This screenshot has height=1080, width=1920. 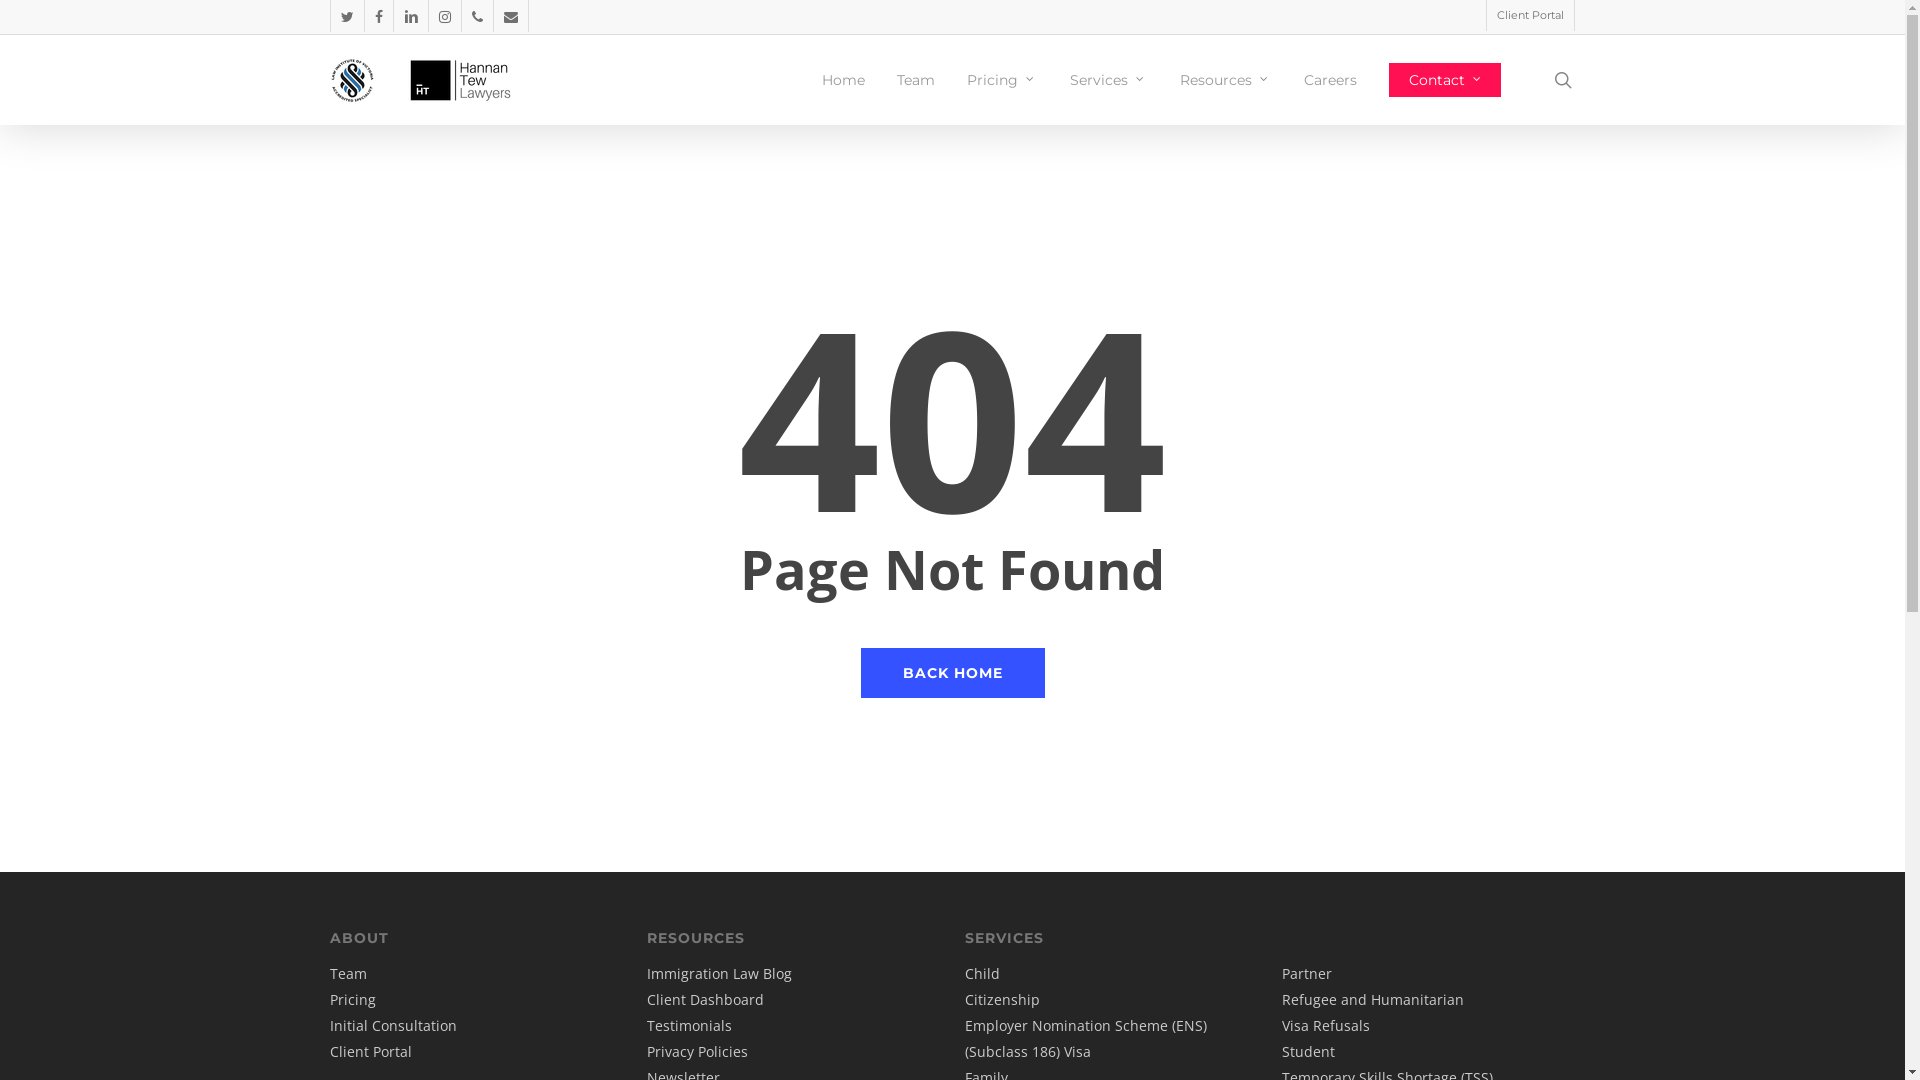 What do you see at coordinates (409, 15) in the screenshot?
I see `'Linkedin'` at bounding box center [409, 15].